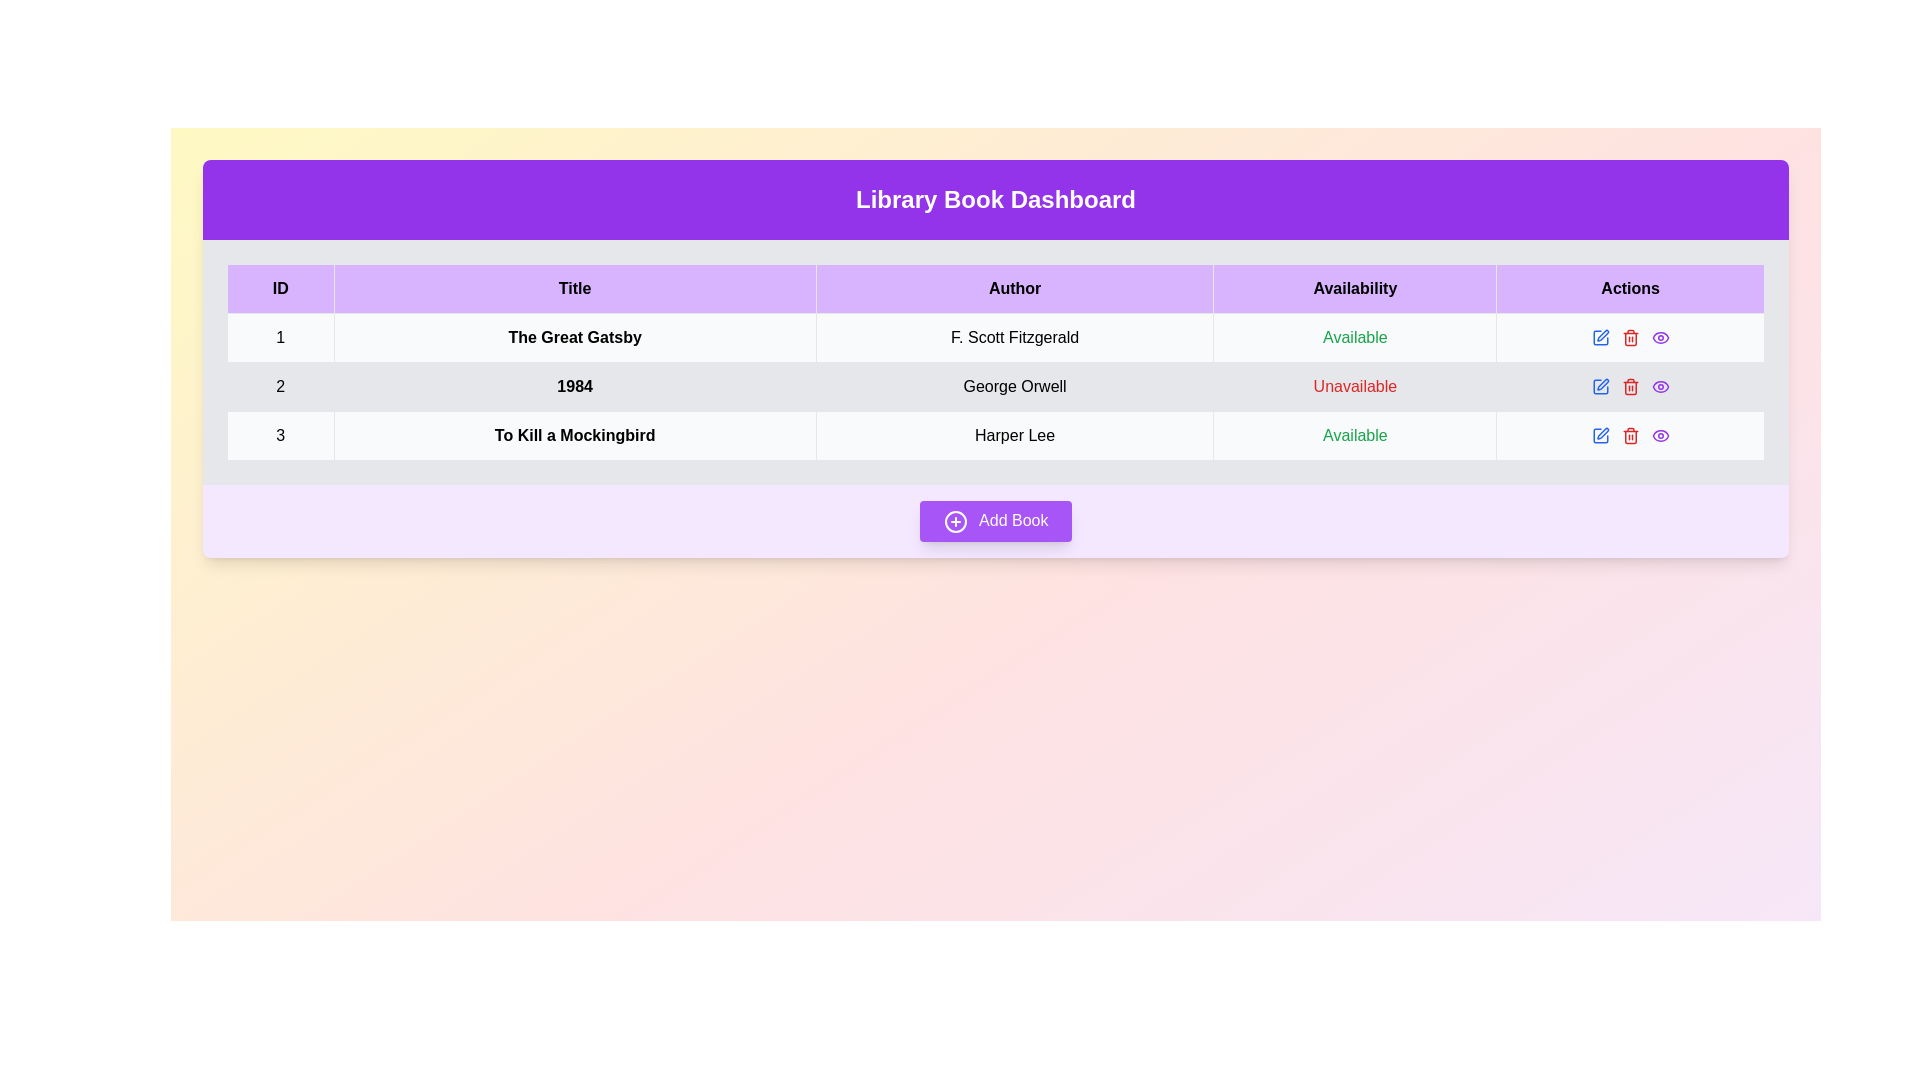 This screenshot has width=1920, height=1080. I want to click on the title of the book 'The Great Gatsby' displayed in the second column of the first row of the tabular dataset, so click(574, 337).